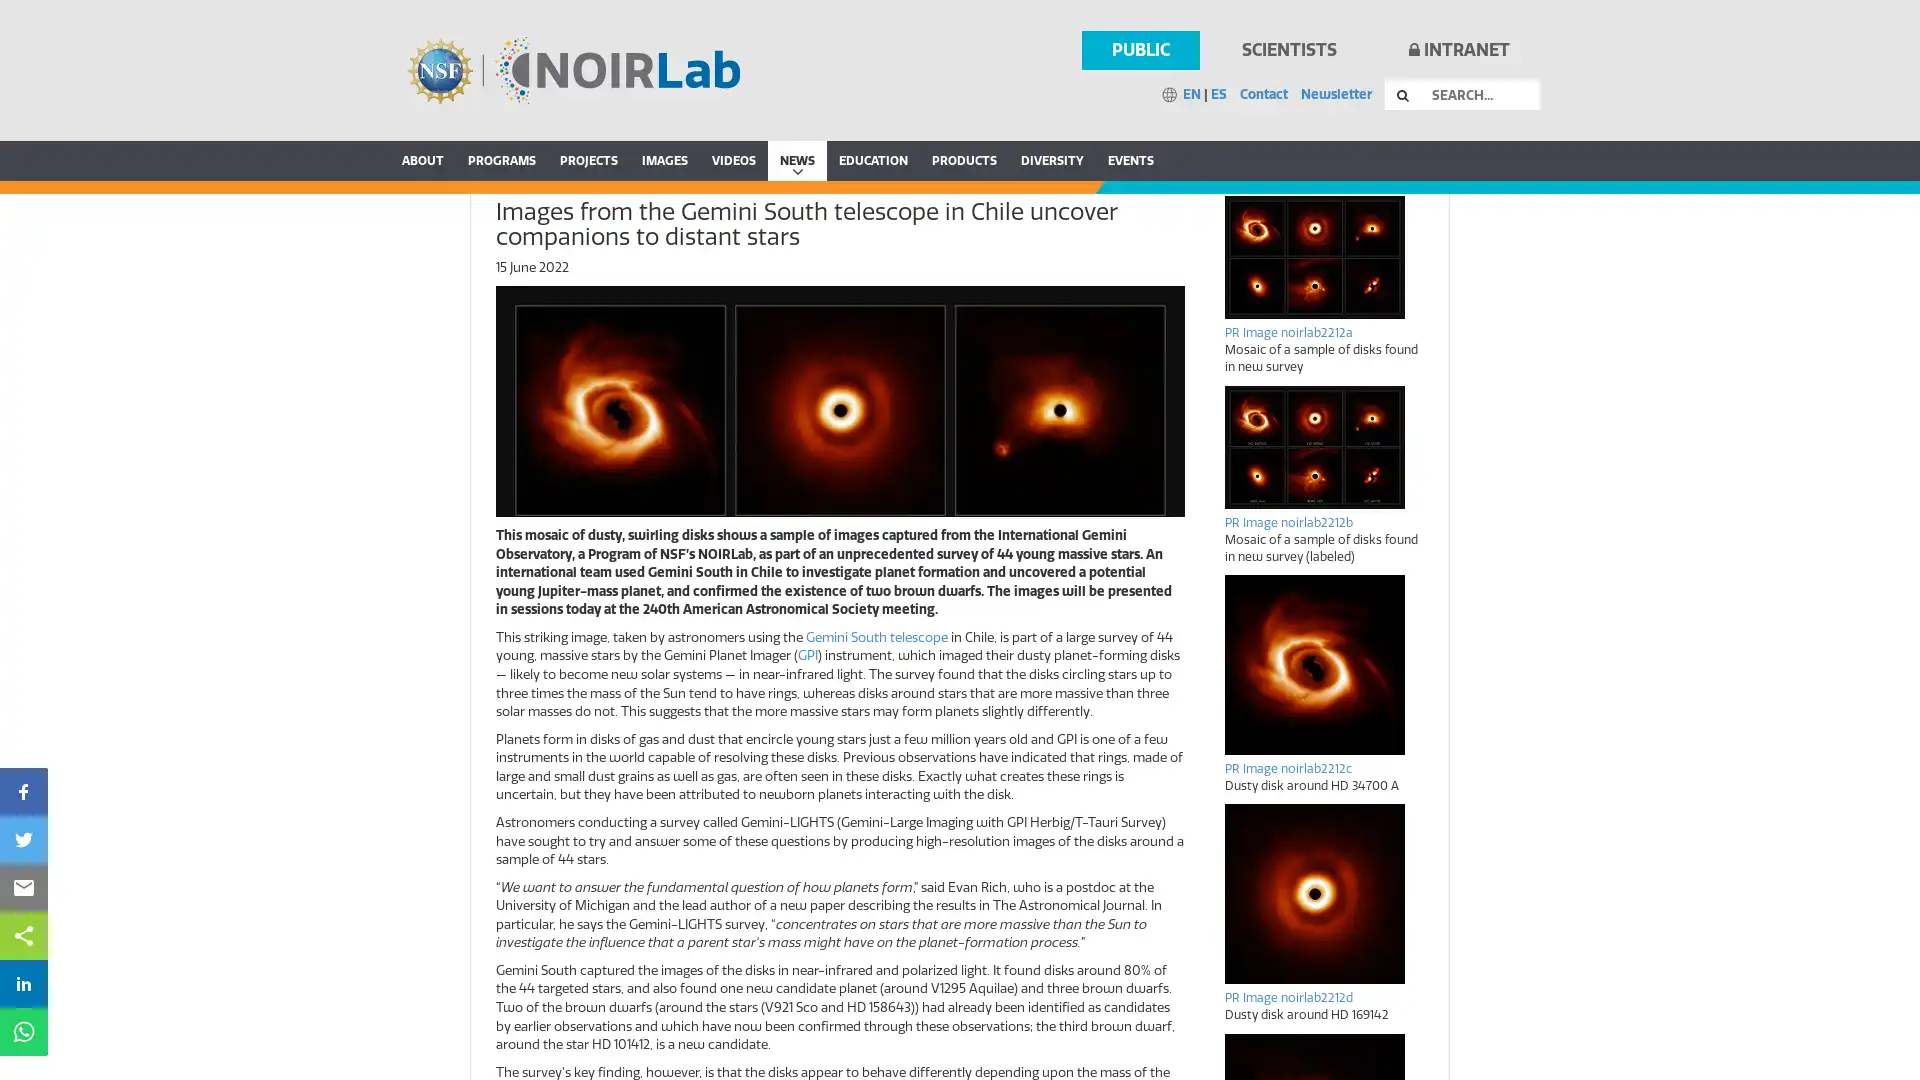 This screenshot has height=1080, width=1920. What do you see at coordinates (1458, 49) in the screenshot?
I see `INTRANET` at bounding box center [1458, 49].